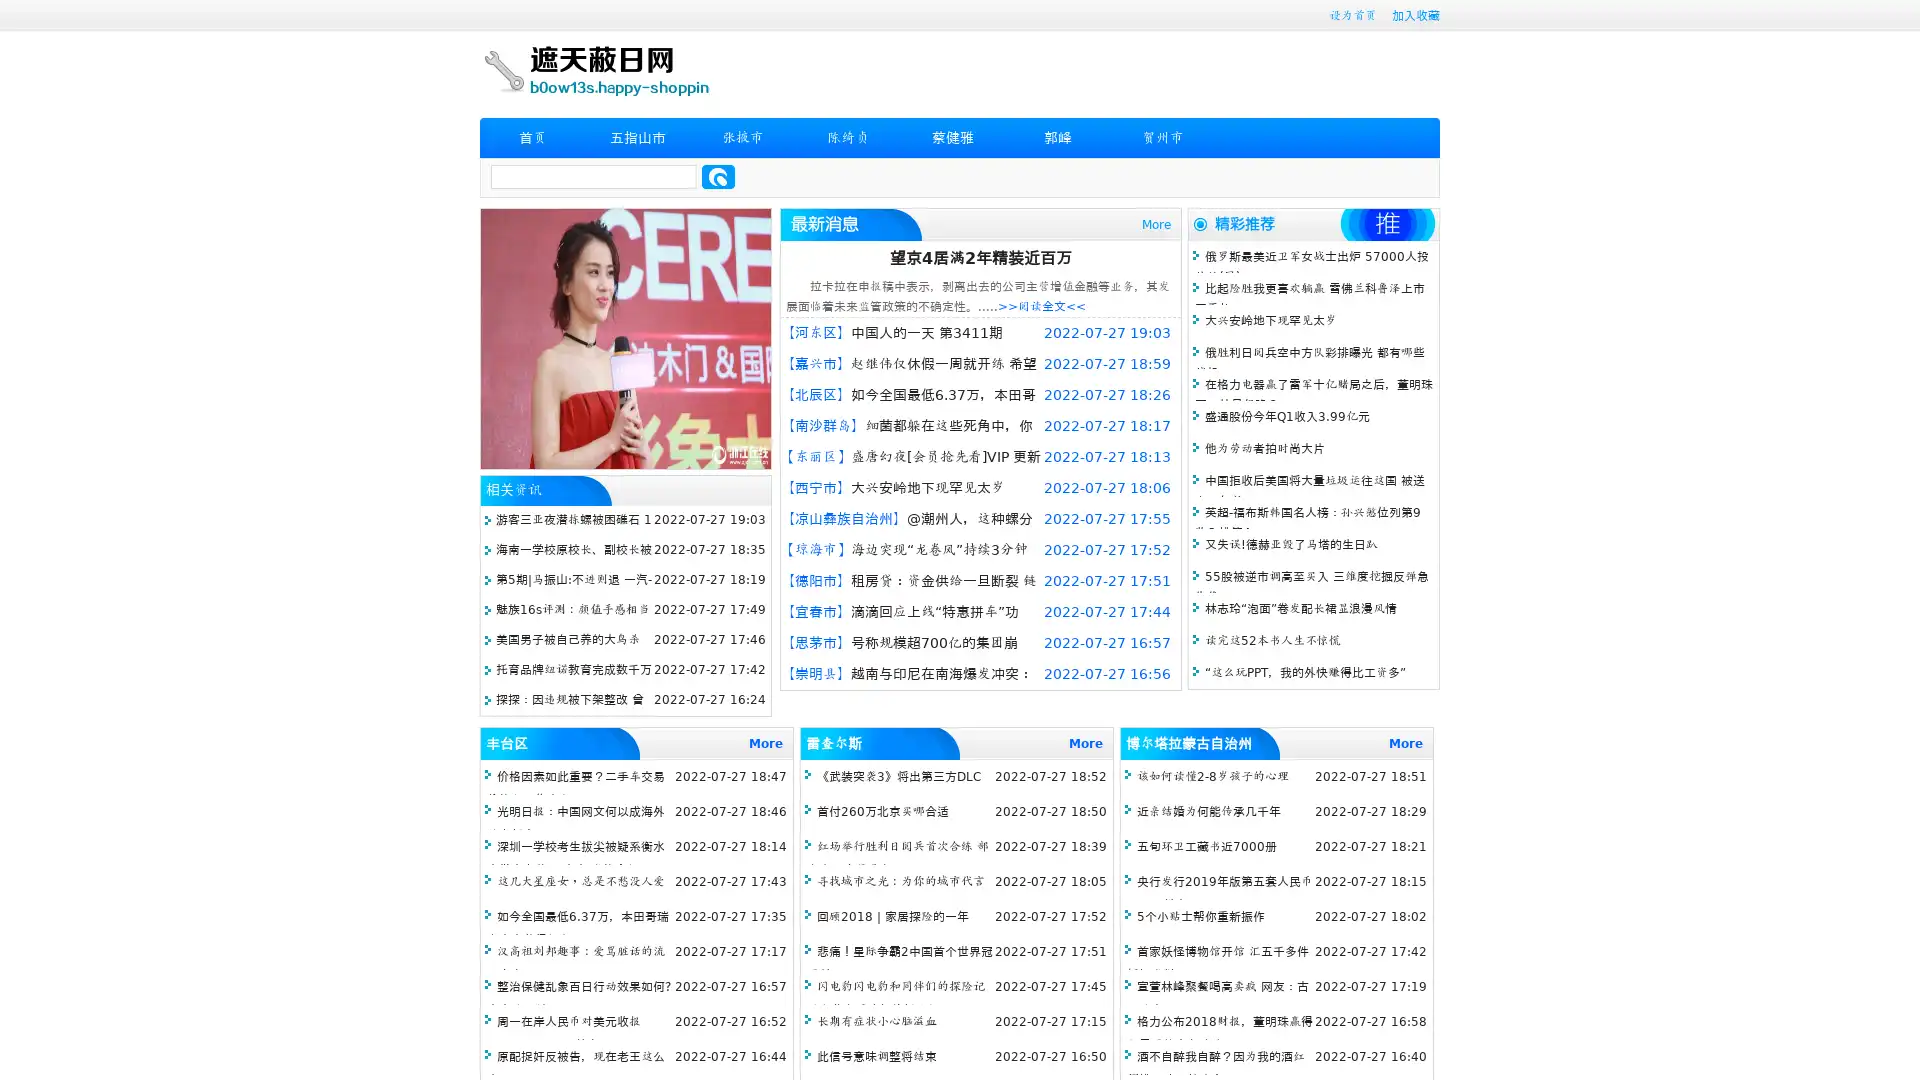 Image resolution: width=1920 pixels, height=1080 pixels. What do you see at coordinates (718, 176) in the screenshot?
I see `Search` at bounding box center [718, 176].